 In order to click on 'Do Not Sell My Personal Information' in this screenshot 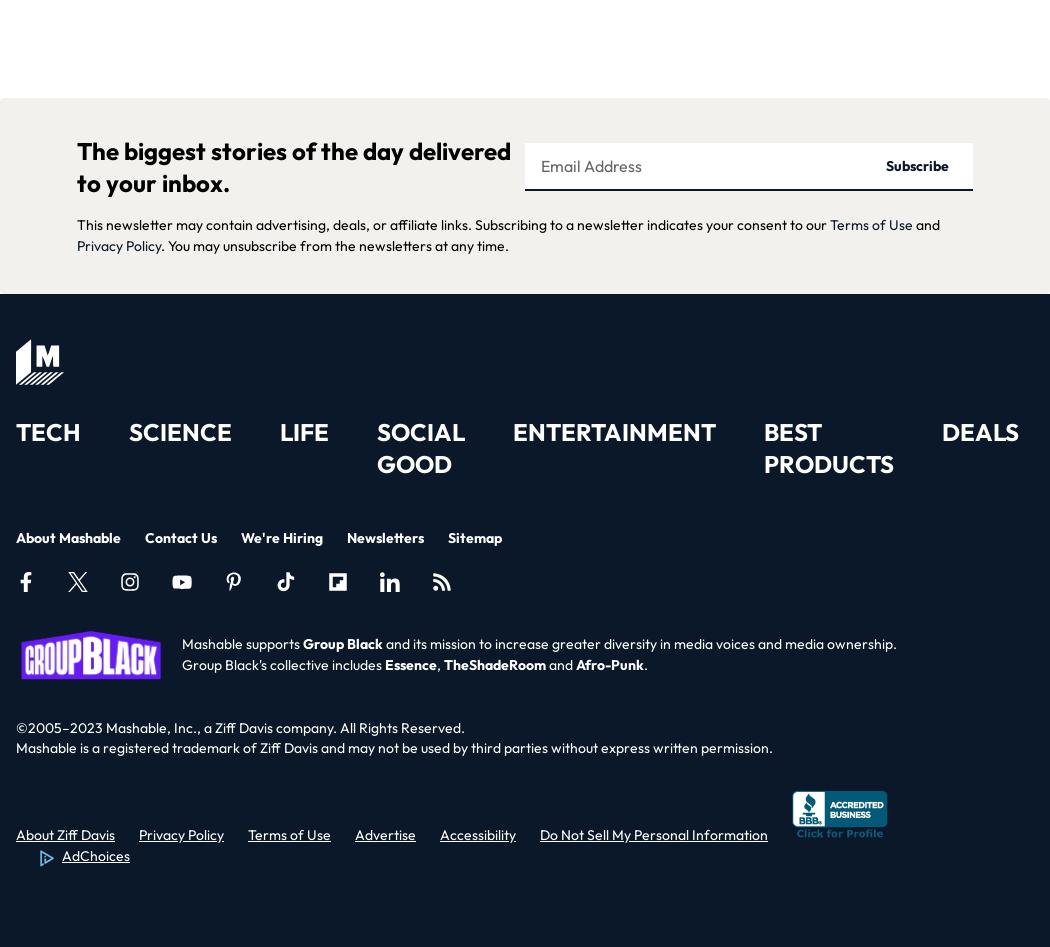, I will do `click(653, 834)`.